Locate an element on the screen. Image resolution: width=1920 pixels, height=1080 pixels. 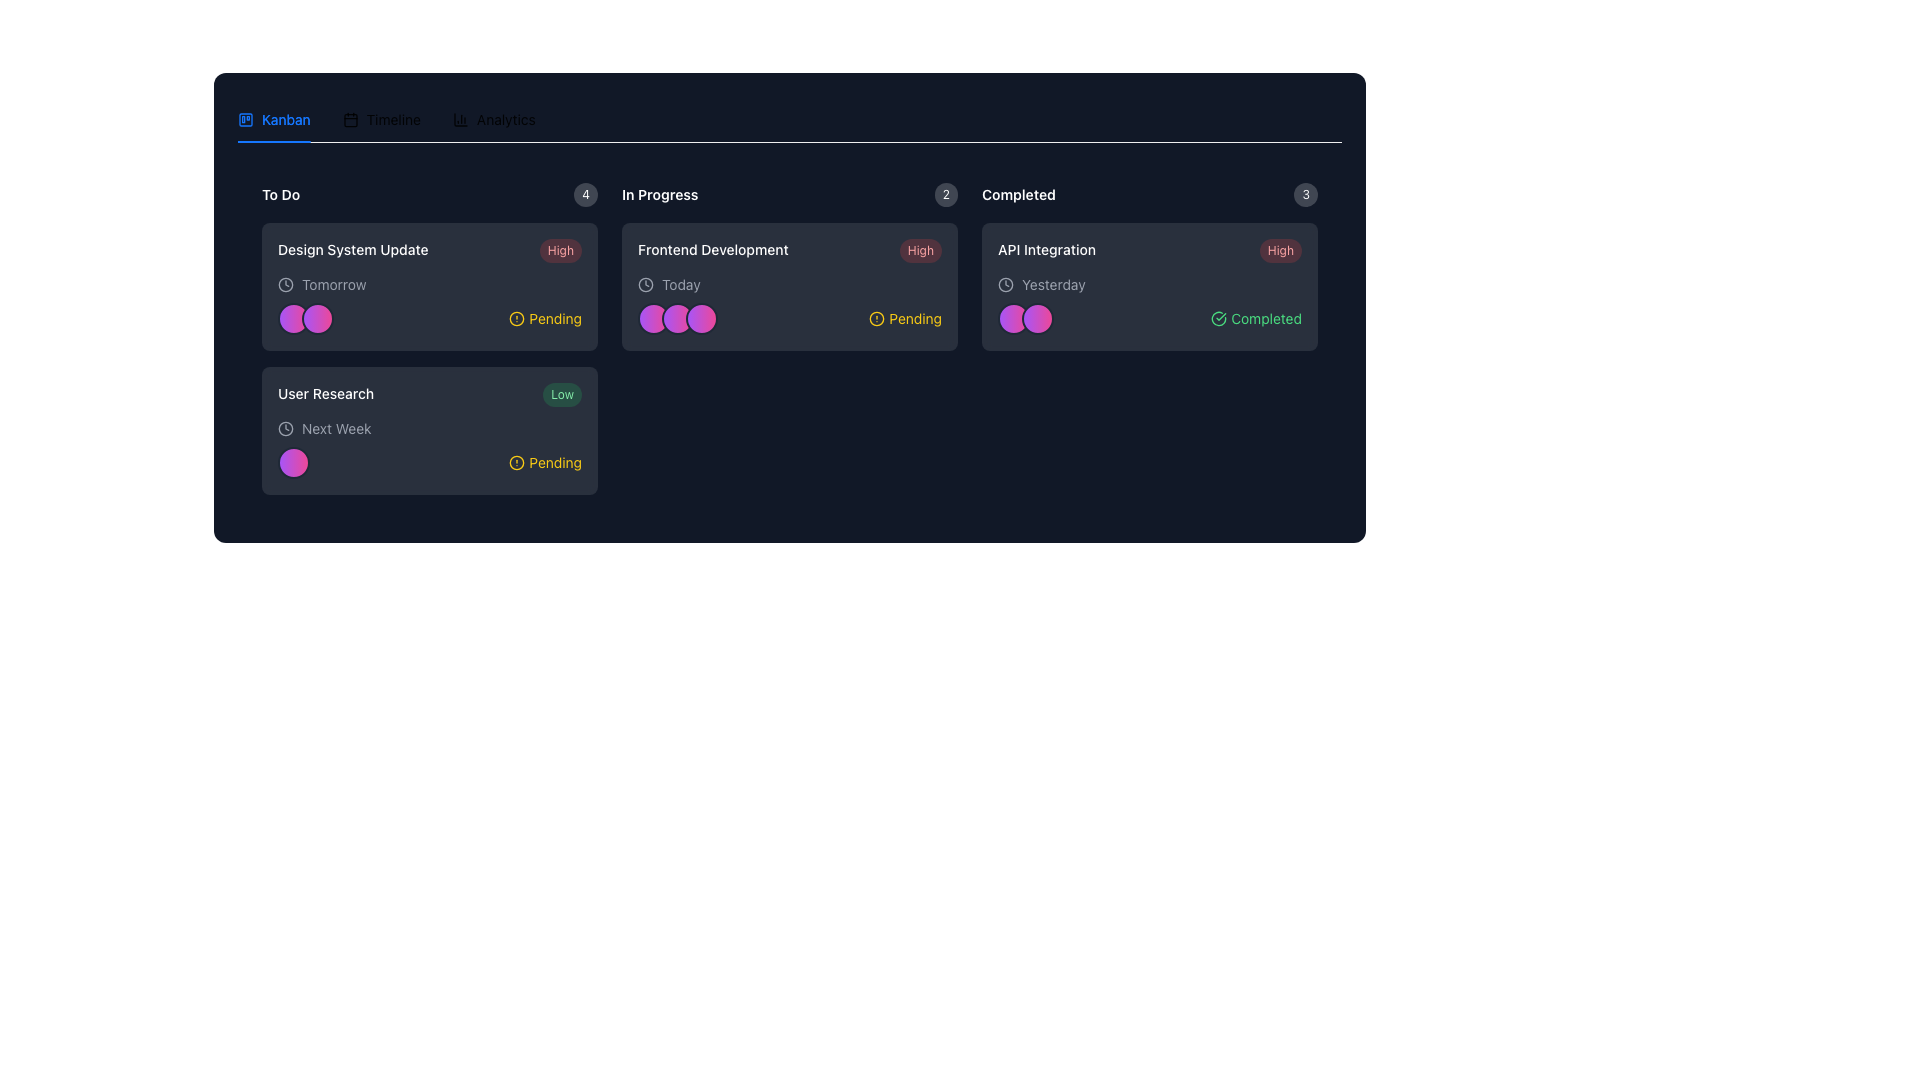
the 'Timeline' tab, which is the second tab in the horizontal tab bar, to switch to the timeline view is located at coordinates (381, 119).